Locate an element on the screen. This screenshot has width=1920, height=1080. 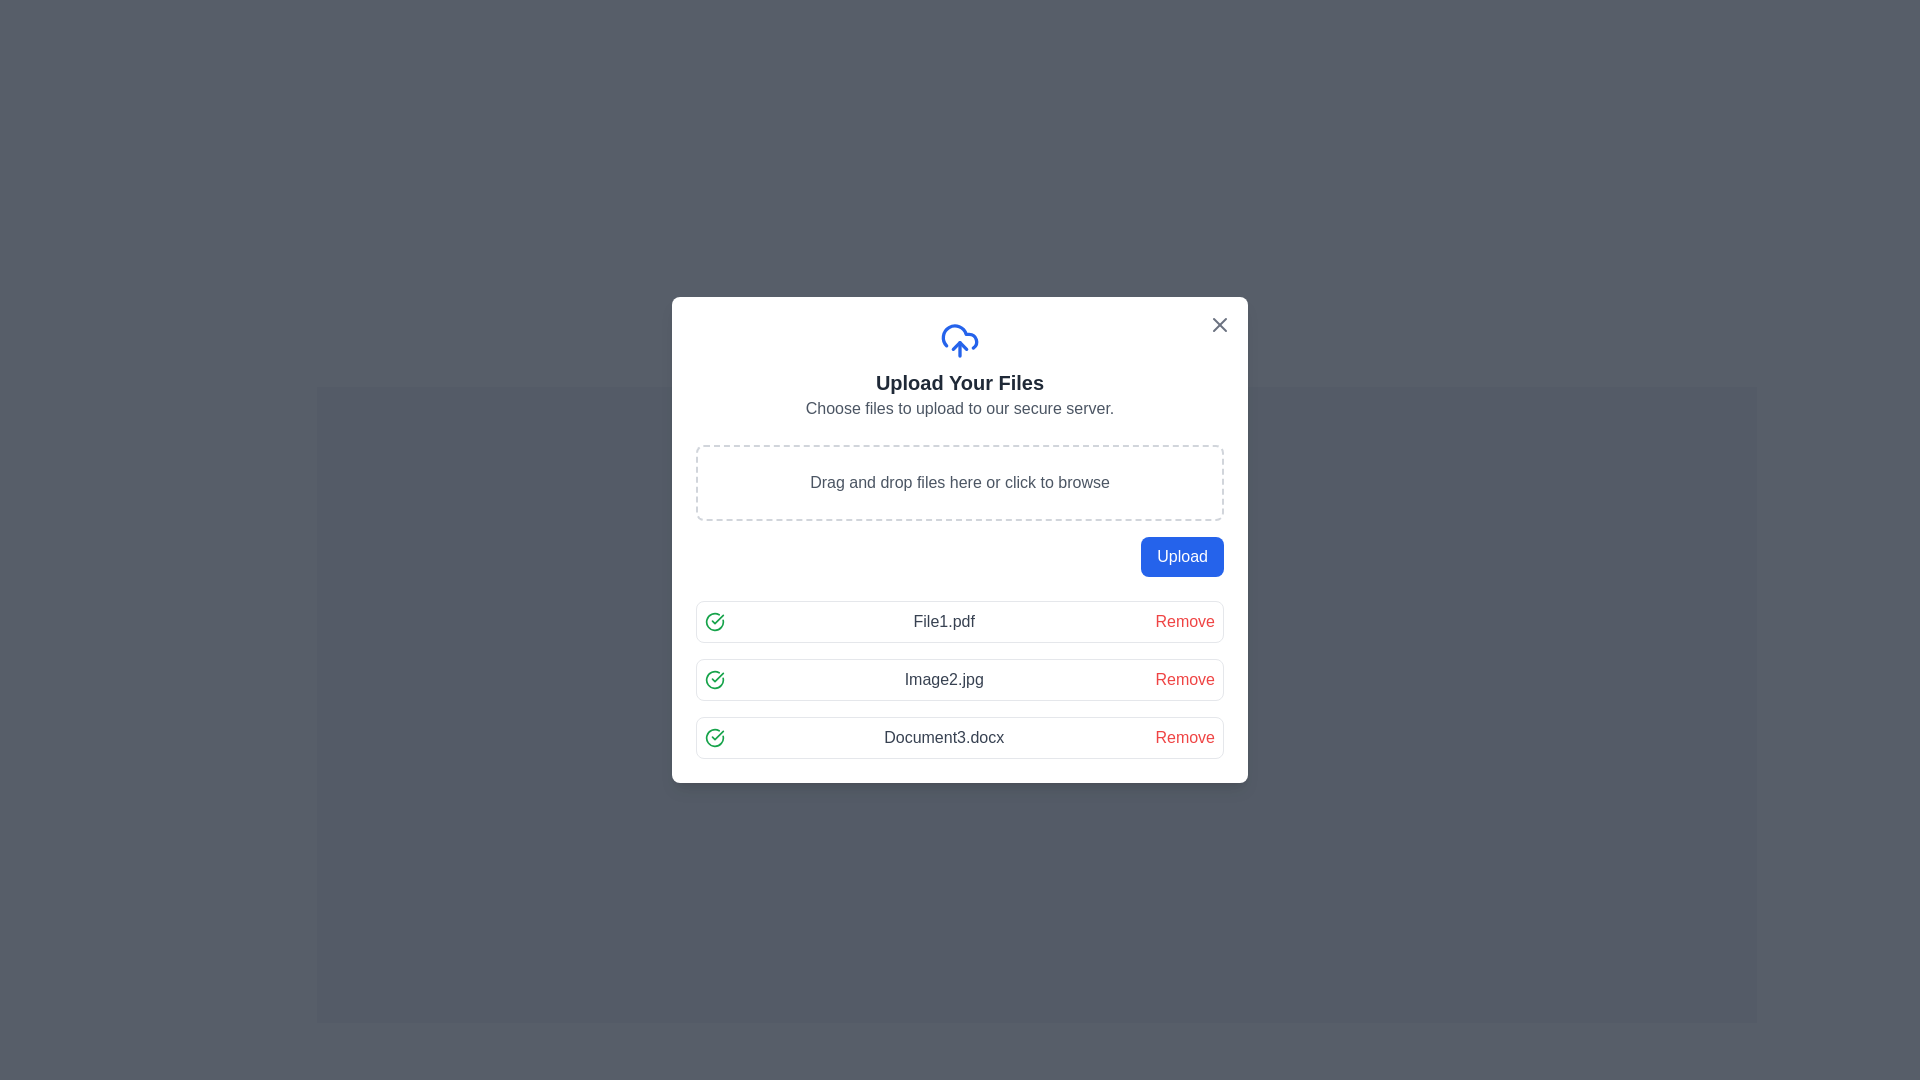
the text label displaying 'Document3.docx' which is located between a green check icon and a red 'Remove' link in the third row of the uploaded files list is located at coordinates (943, 737).